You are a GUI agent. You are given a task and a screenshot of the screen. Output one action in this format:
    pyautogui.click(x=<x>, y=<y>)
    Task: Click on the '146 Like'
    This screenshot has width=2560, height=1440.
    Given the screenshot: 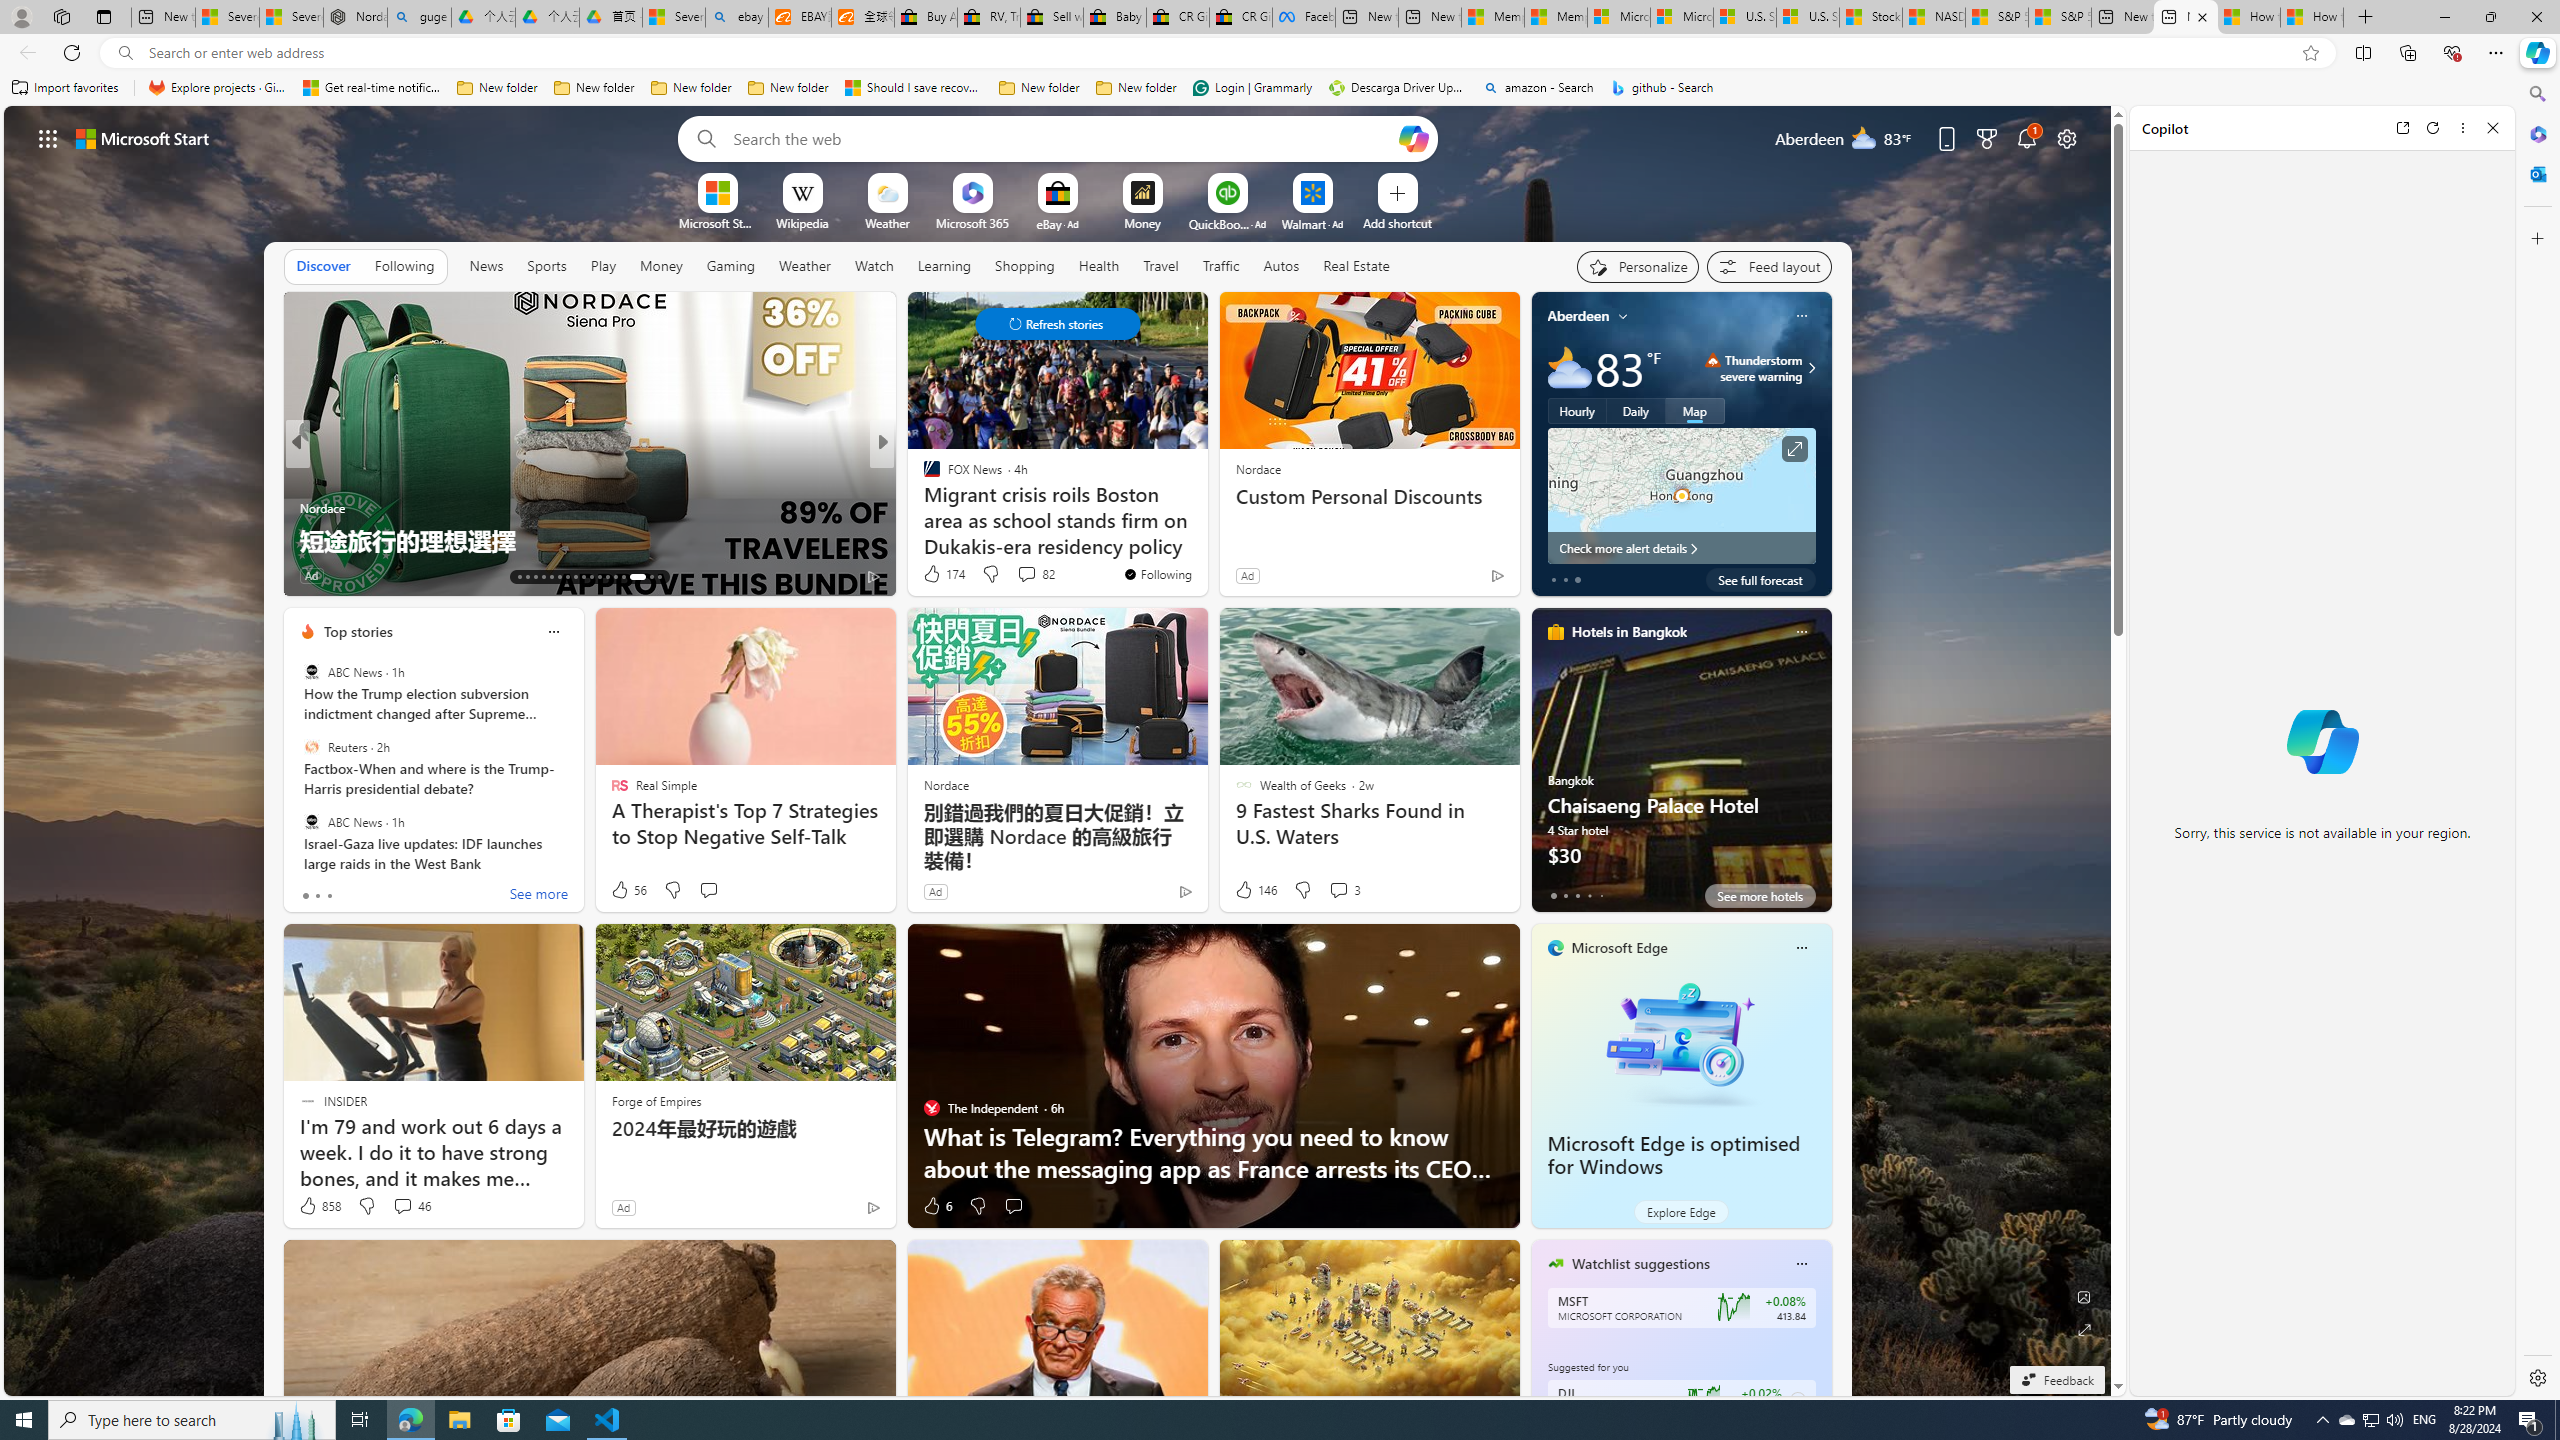 What is the action you would take?
    pyautogui.click(x=1255, y=888)
    